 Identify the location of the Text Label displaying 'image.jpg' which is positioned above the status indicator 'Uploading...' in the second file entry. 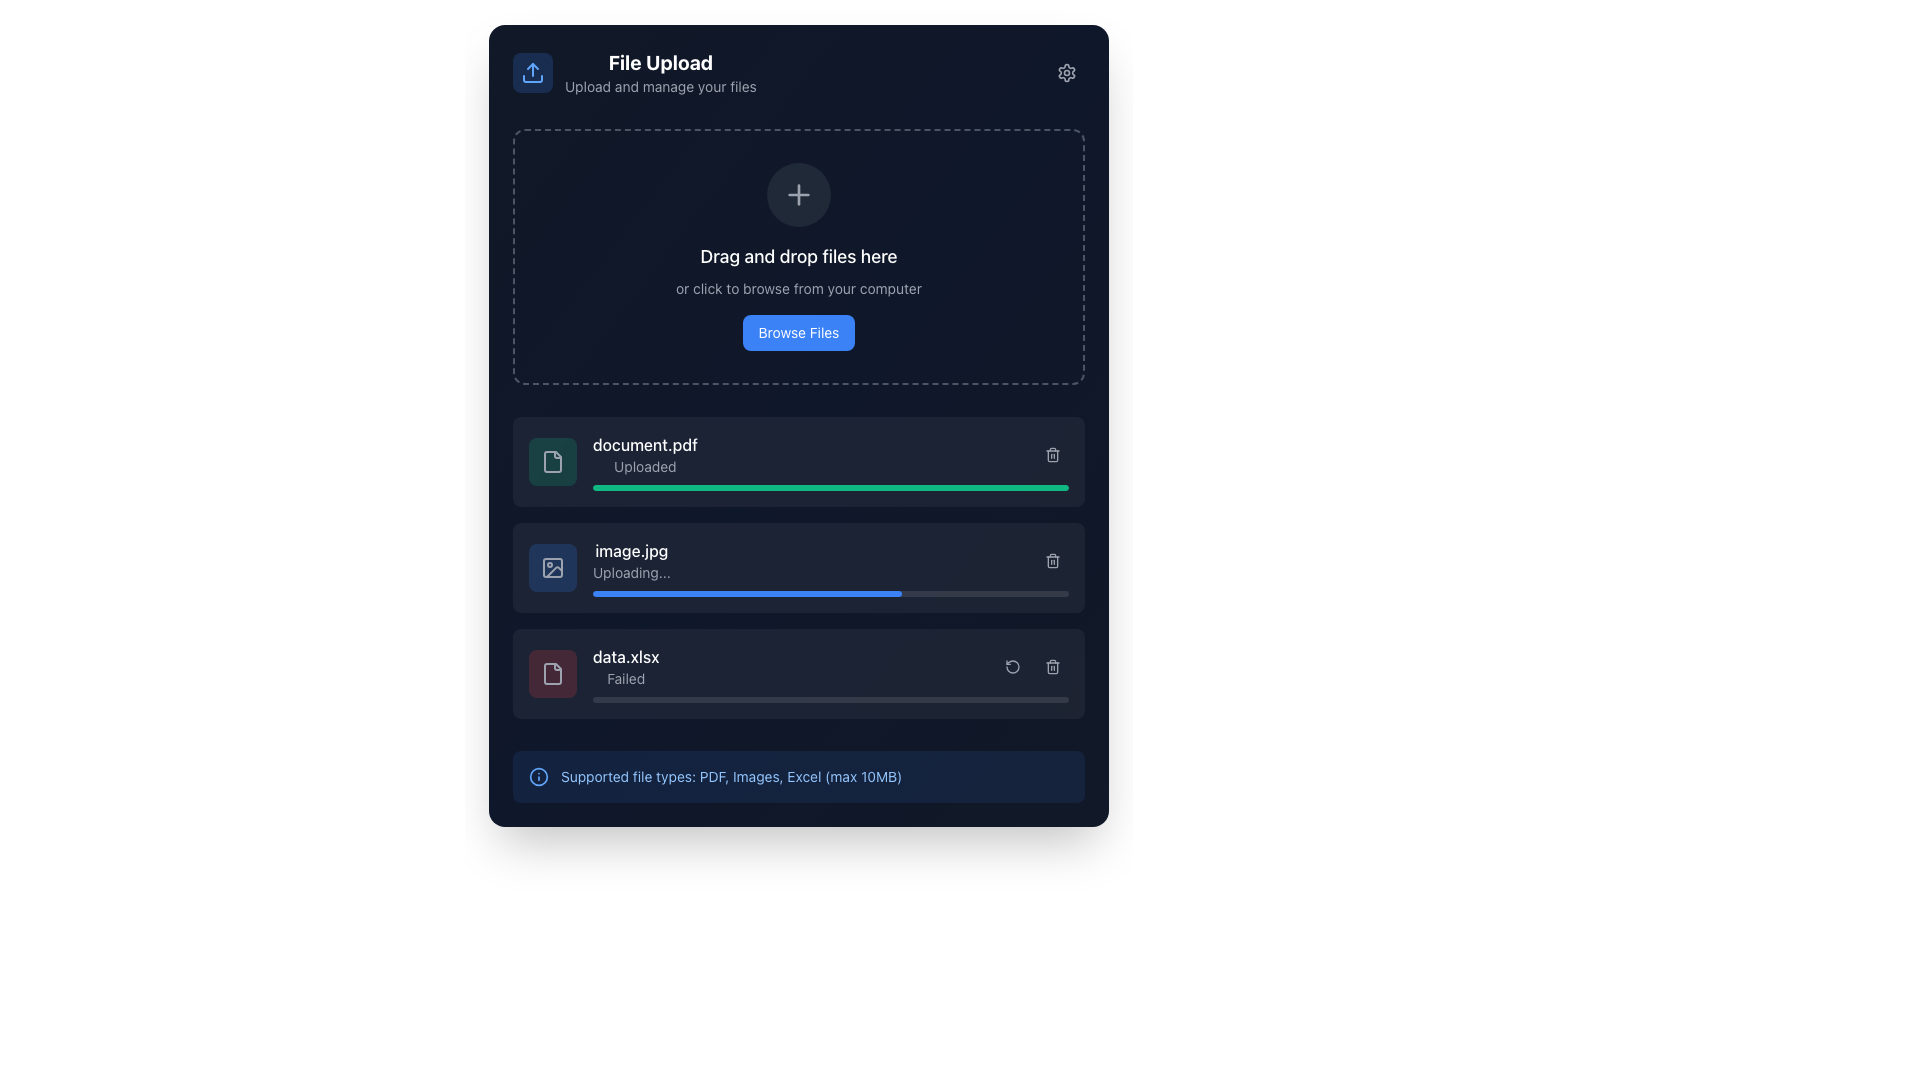
(630, 551).